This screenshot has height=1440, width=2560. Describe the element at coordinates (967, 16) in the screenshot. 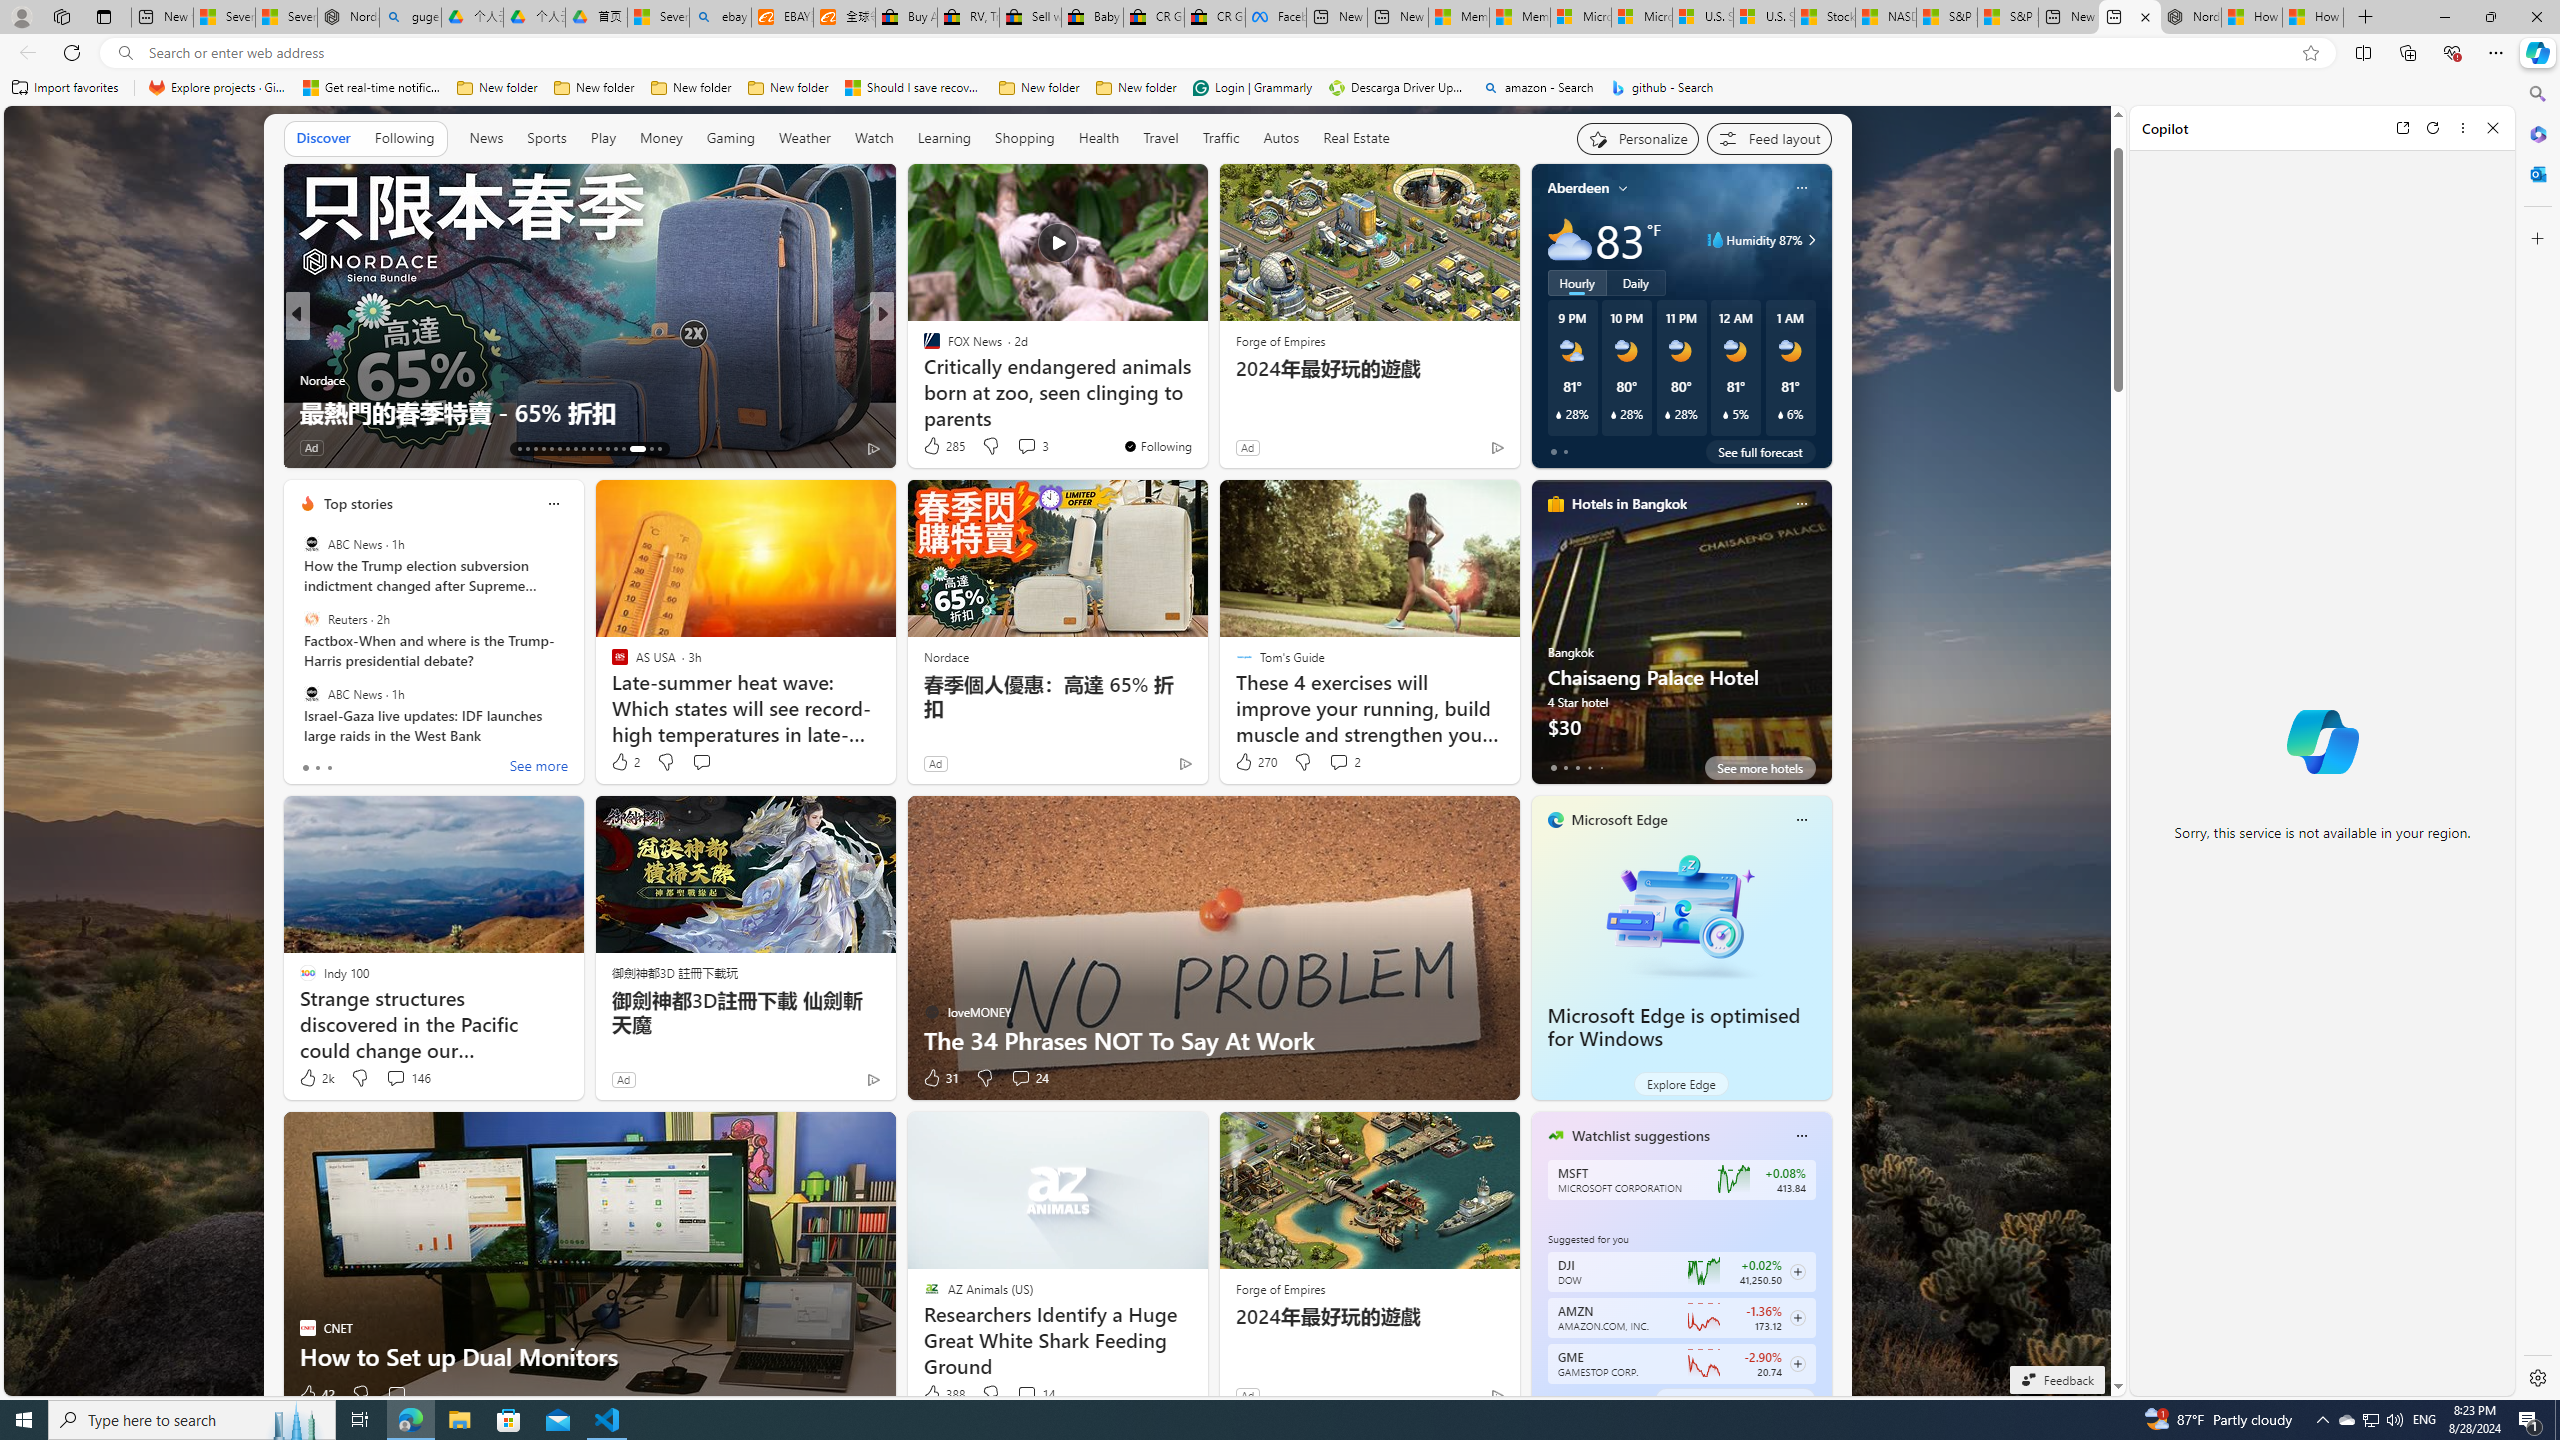

I see `'RV, Trailer & Camper Steps & Ladders for sale | eBay'` at that location.